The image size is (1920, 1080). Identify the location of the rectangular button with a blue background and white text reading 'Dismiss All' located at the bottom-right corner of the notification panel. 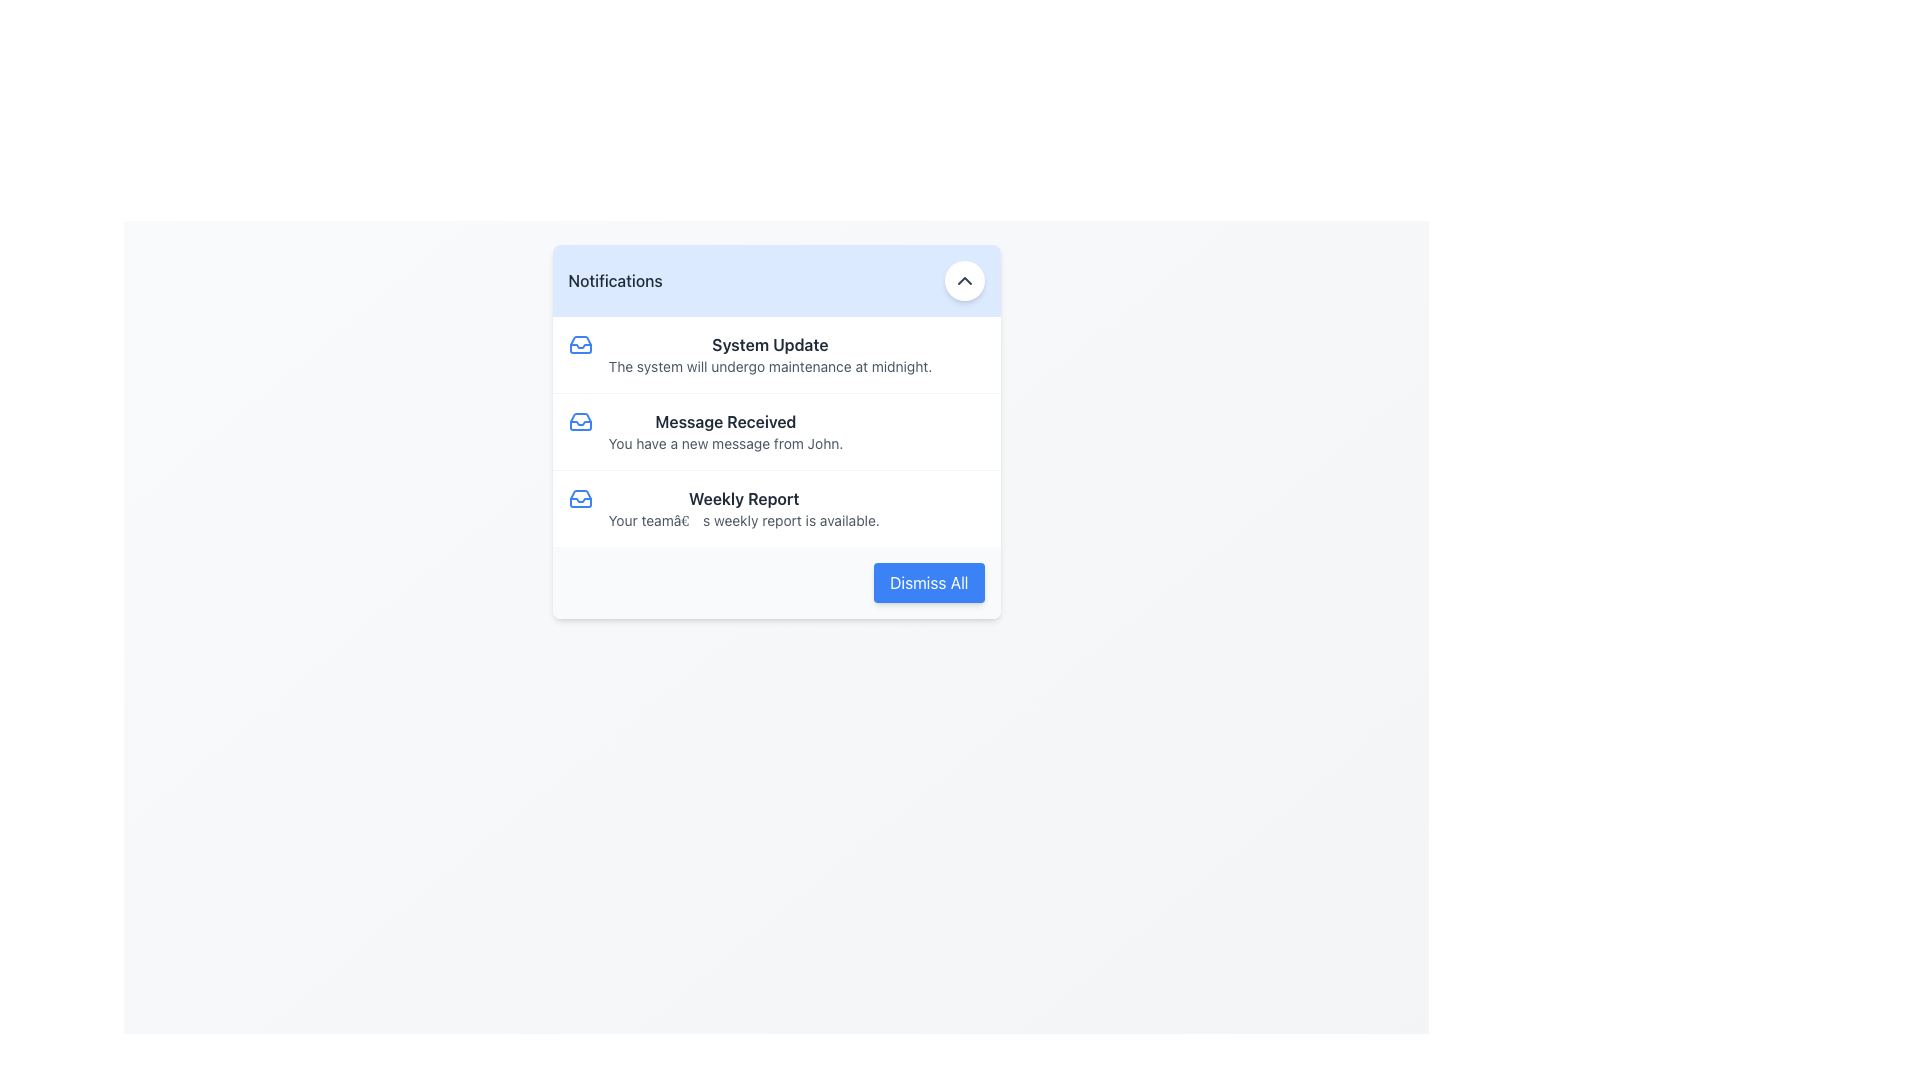
(928, 582).